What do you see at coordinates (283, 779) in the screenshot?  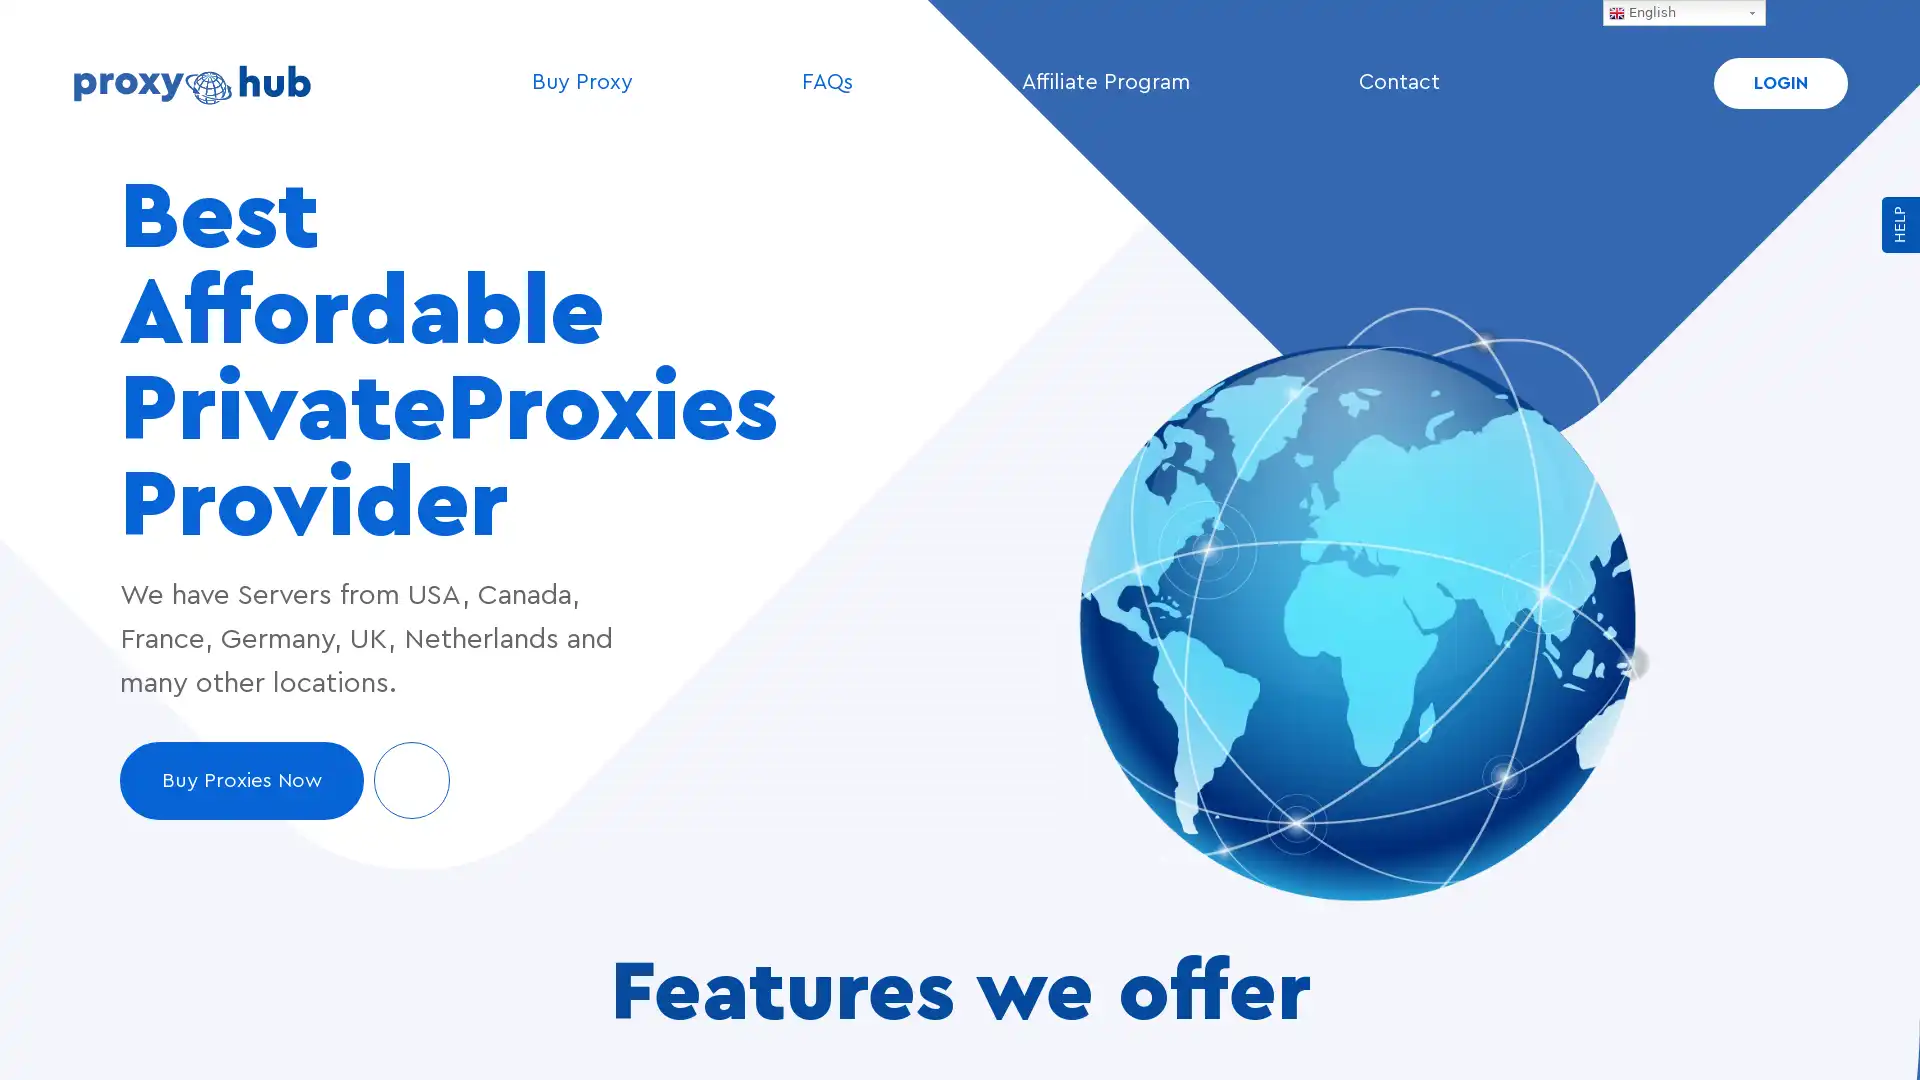 I see `Buy Proxies Now` at bounding box center [283, 779].